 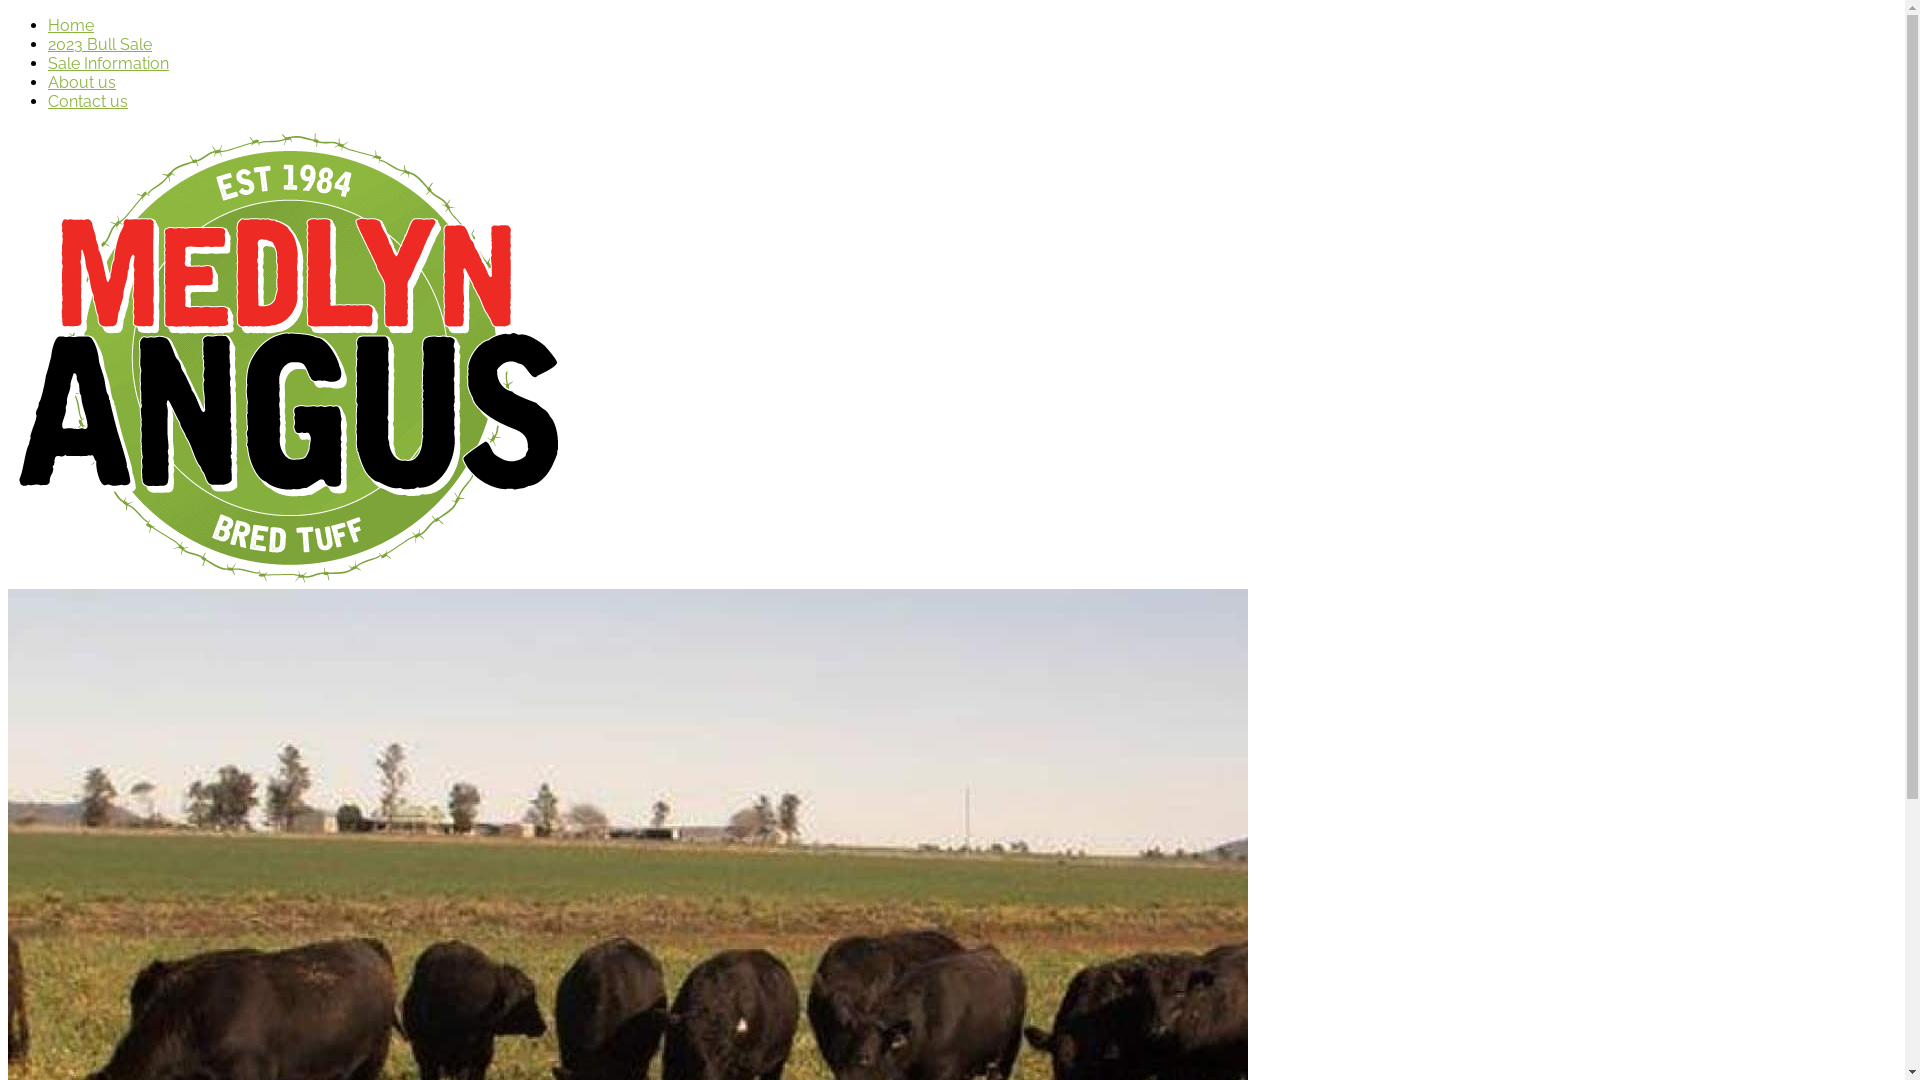 I want to click on '2023 Bull Sale', so click(x=48, y=44).